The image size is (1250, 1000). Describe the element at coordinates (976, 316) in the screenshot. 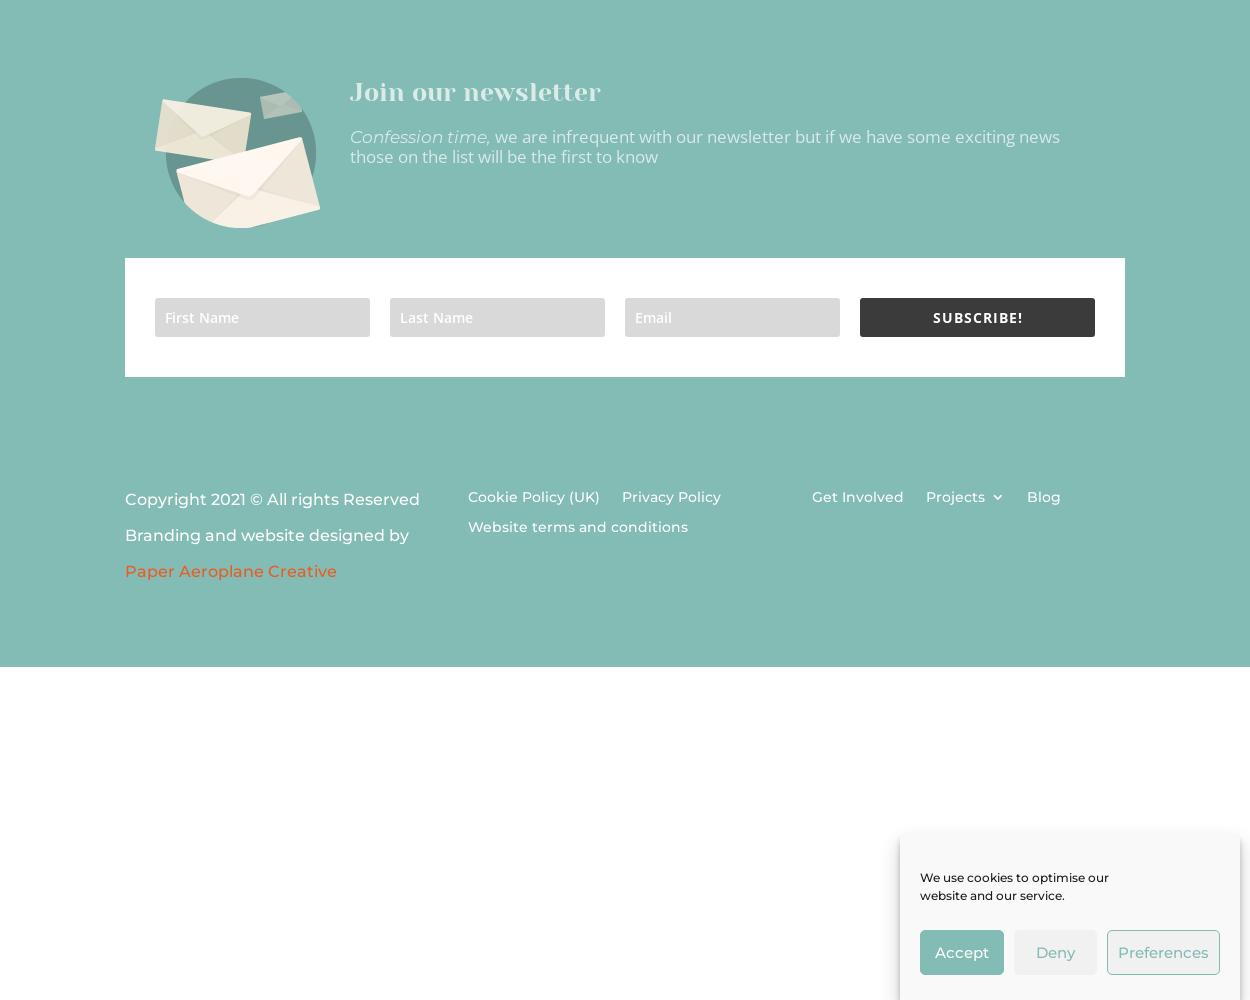

I see `'SUBSCRIBE!'` at that location.